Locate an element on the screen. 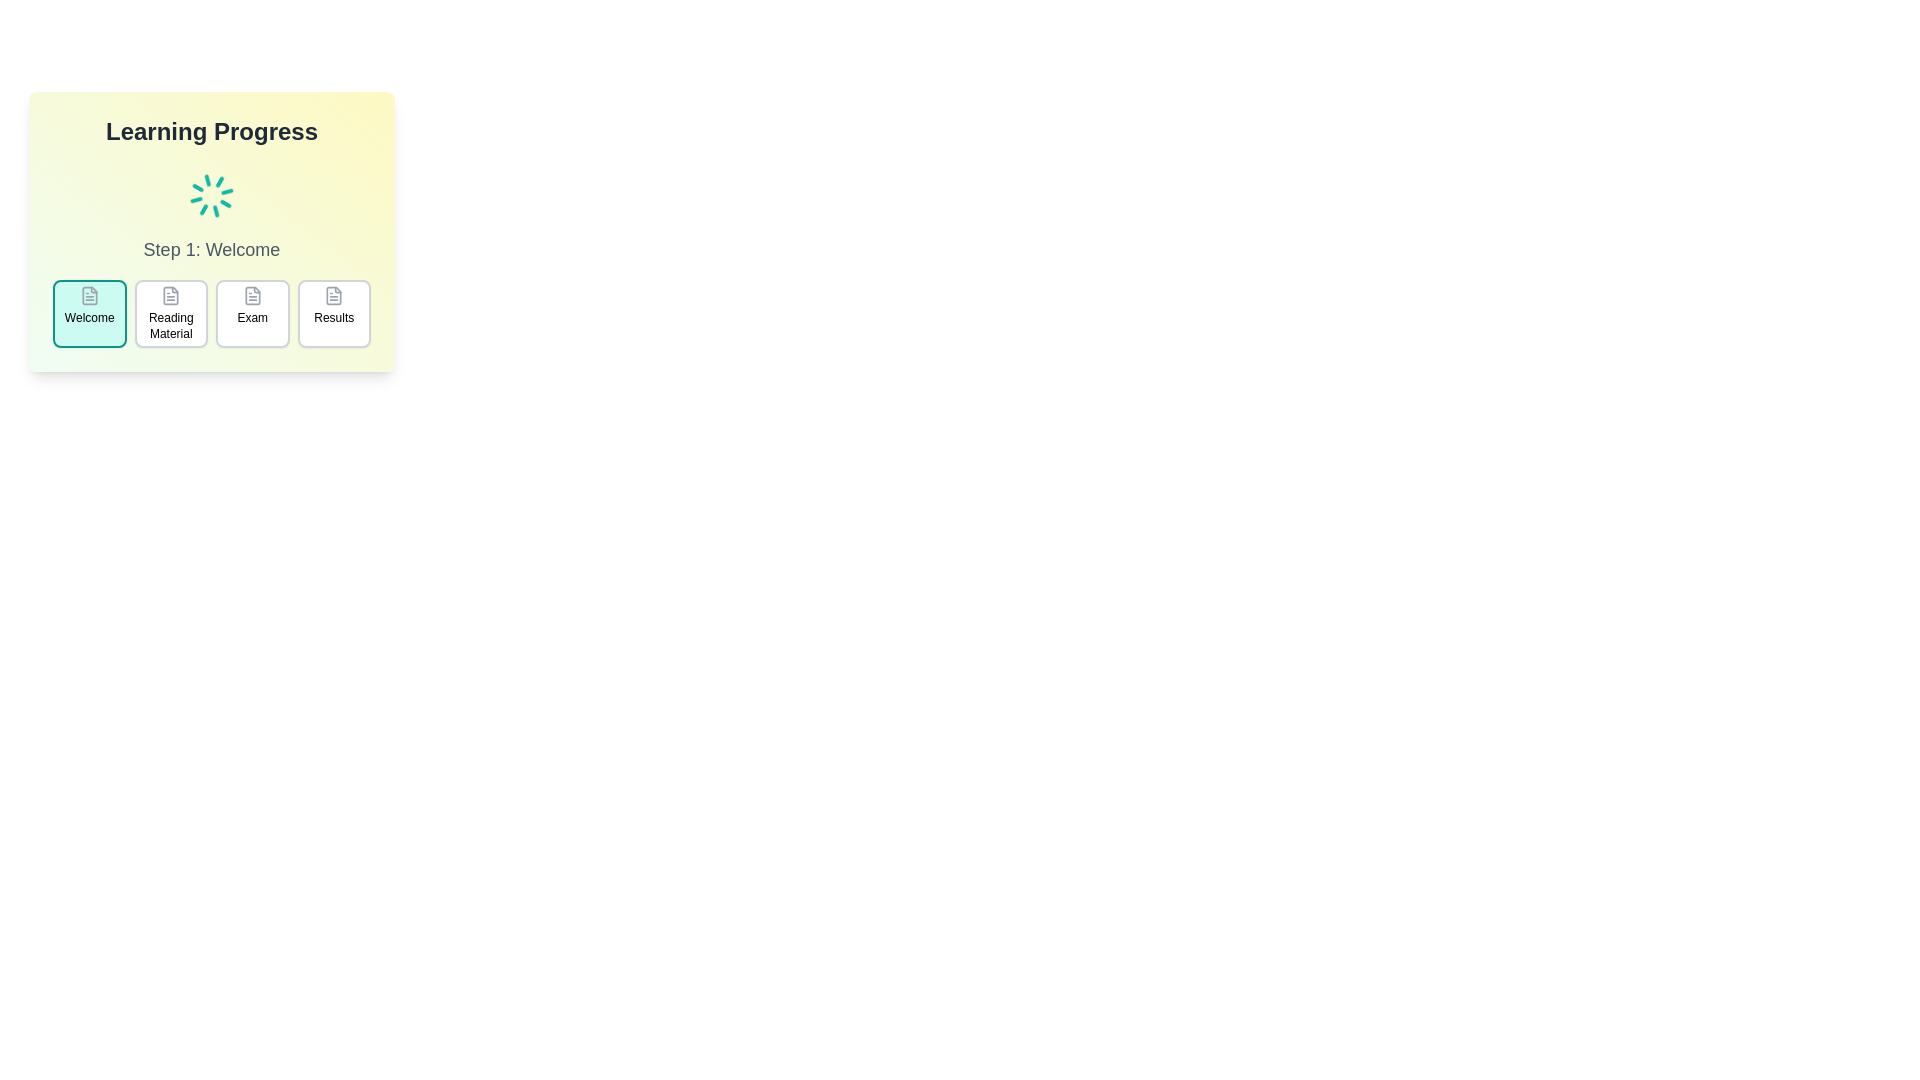 Image resolution: width=1920 pixels, height=1080 pixels. the visual cue represented by the icon within the 'Welcome' button, which indicates the presence of associated document or file features is located at coordinates (88, 296).